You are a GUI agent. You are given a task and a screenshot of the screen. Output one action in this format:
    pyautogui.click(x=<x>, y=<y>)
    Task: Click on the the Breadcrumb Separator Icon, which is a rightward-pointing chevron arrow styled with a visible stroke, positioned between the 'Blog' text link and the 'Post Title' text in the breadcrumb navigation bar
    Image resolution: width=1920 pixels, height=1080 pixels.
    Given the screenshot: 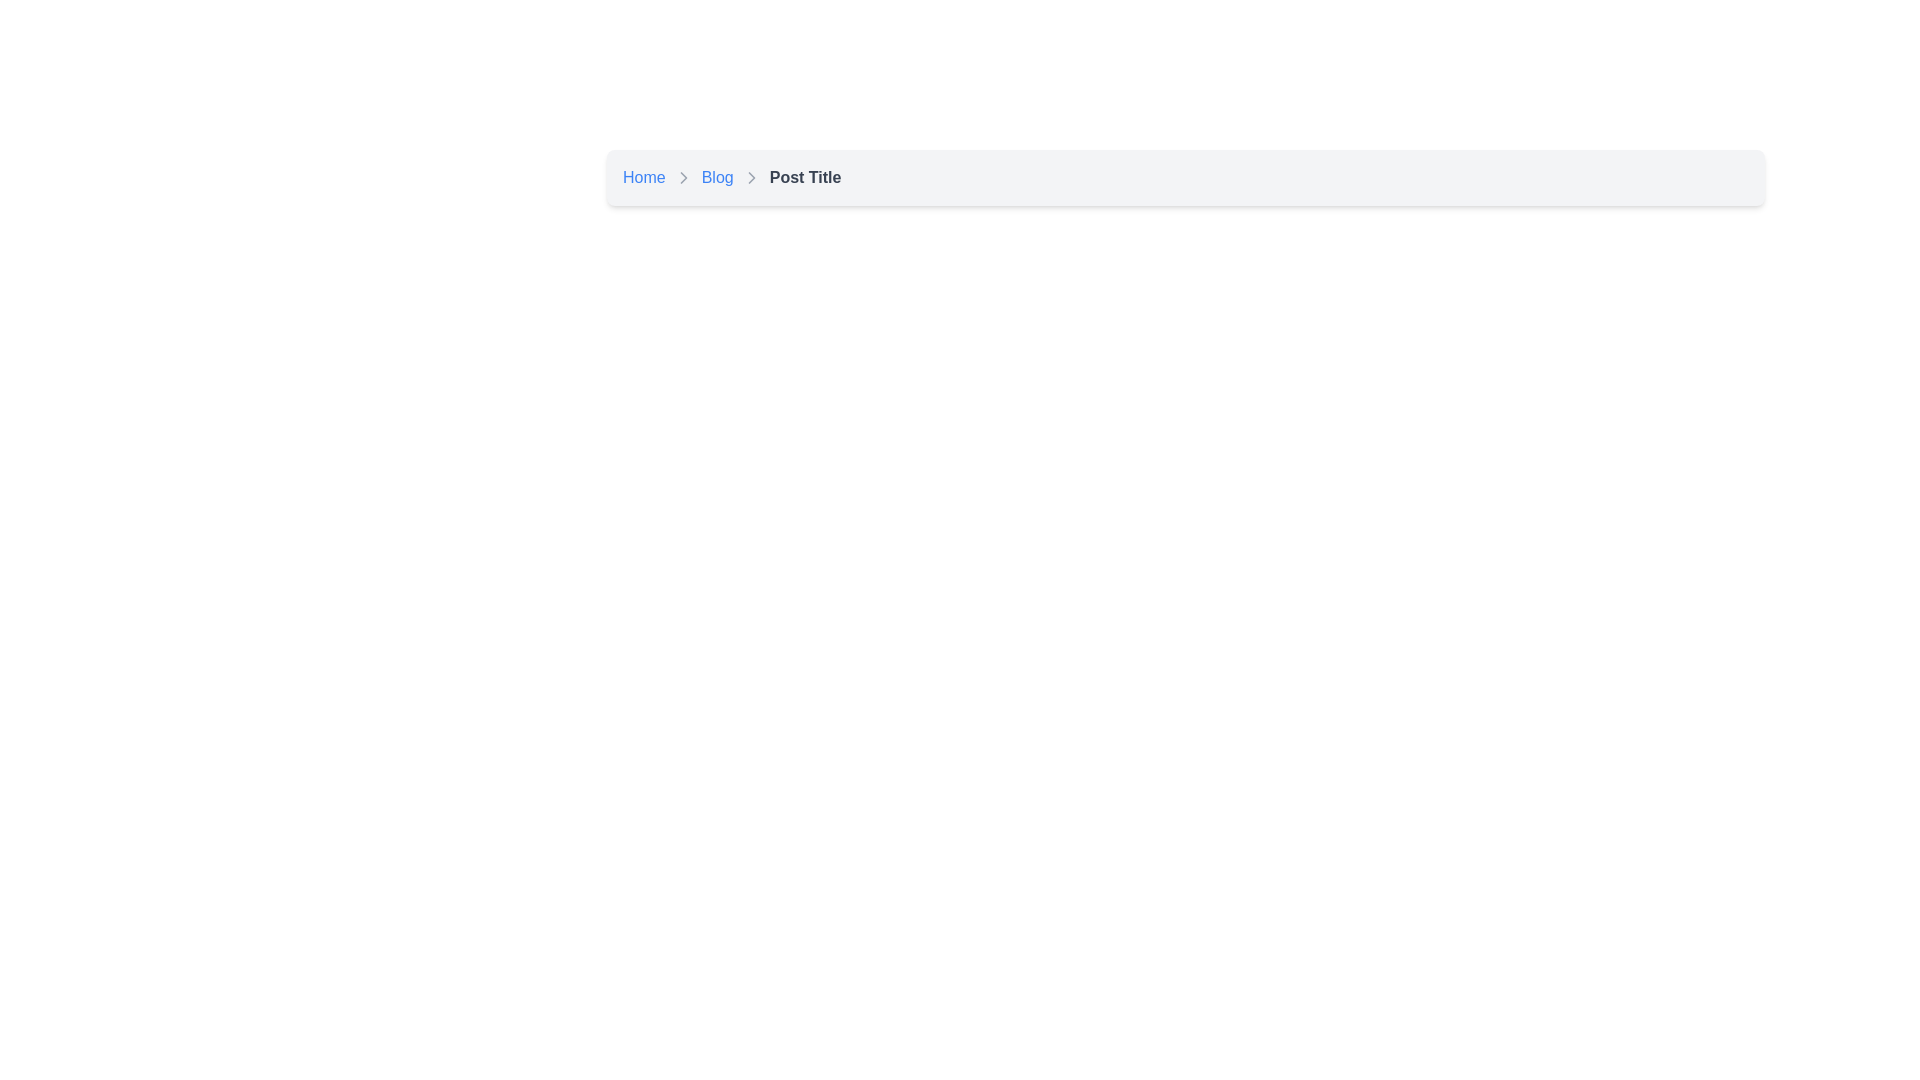 What is the action you would take?
    pyautogui.click(x=750, y=176)
    